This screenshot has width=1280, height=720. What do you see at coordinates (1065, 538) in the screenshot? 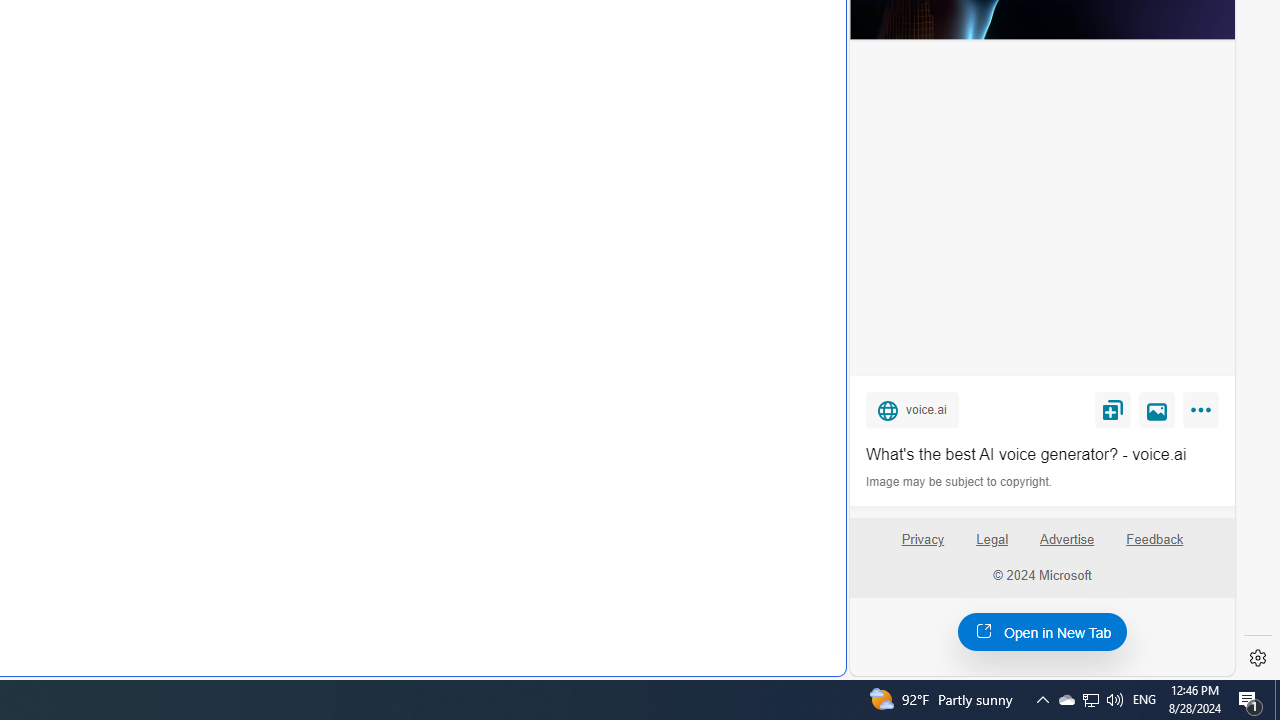
I see `'Advertise'` at bounding box center [1065, 538].